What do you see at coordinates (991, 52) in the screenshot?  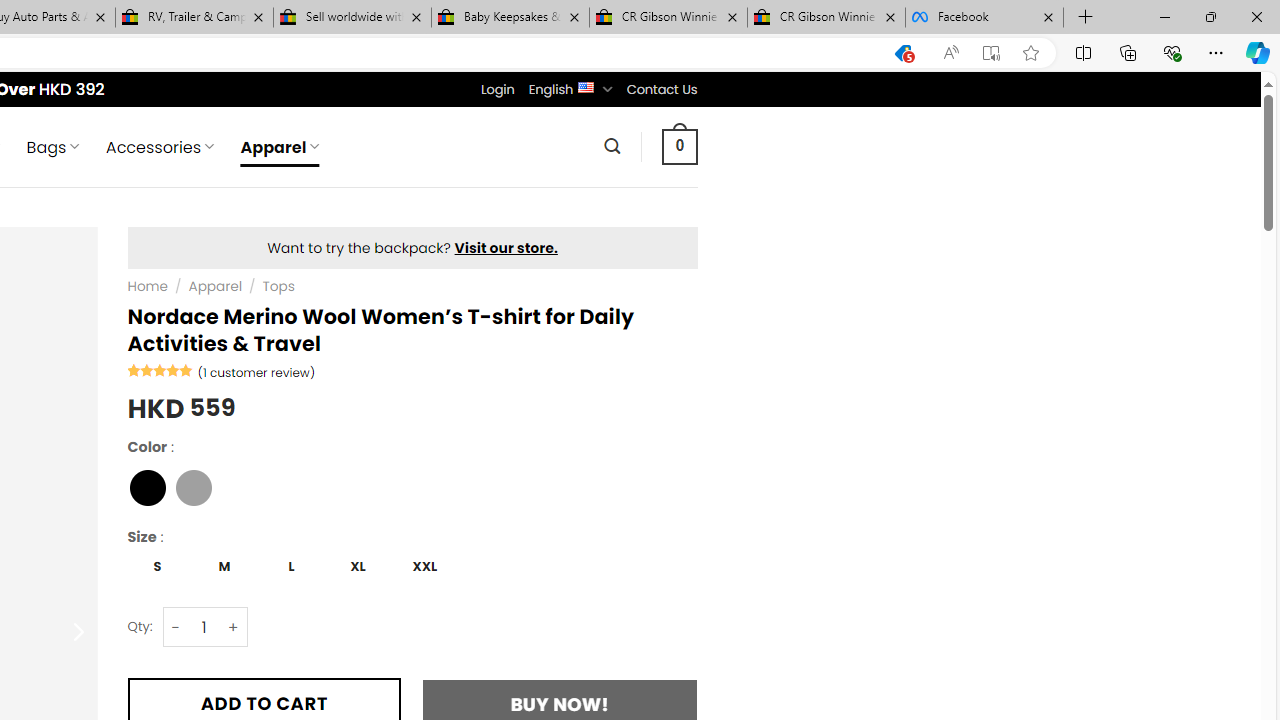 I see `'Enter Immersive Reader (F9)'` at bounding box center [991, 52].